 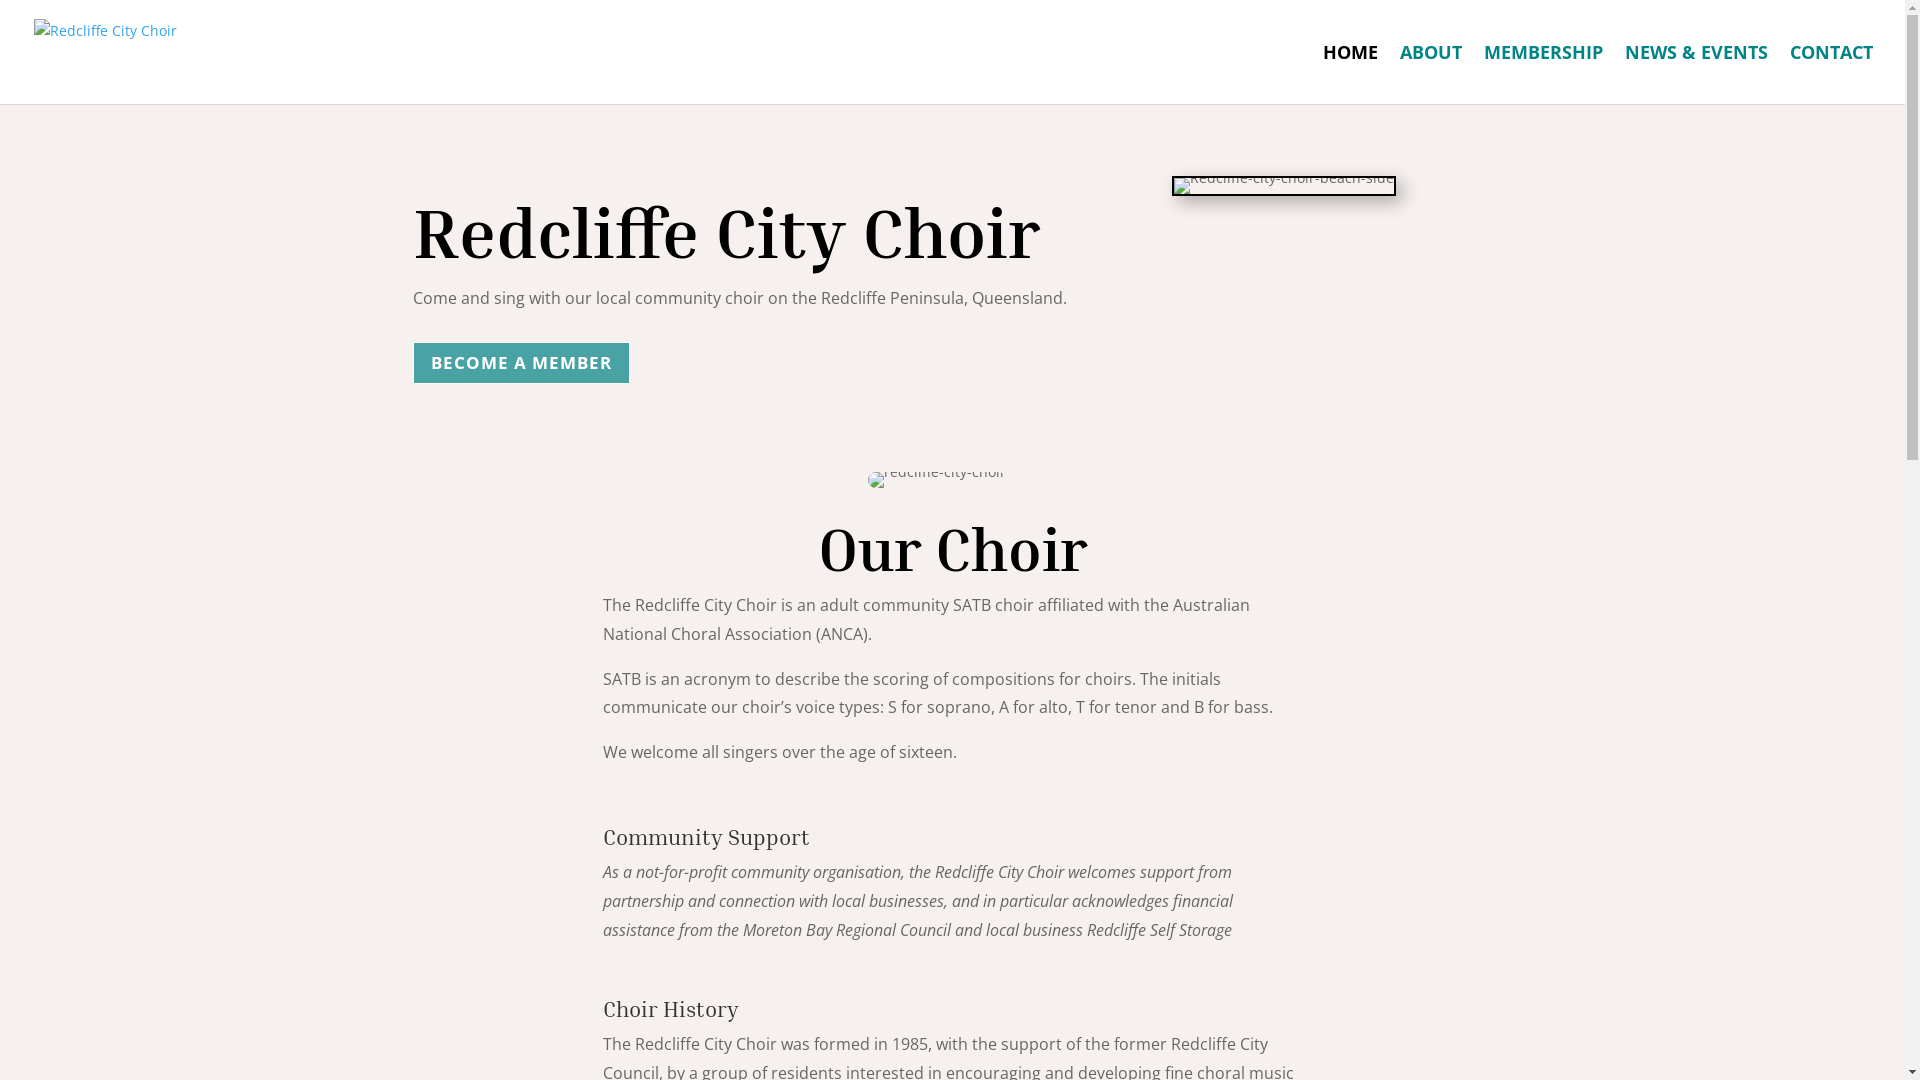 What do you see at coordinates (1429, 73) in the screenshot?
I see `'ABOUT'` at bounding box center [1429, 73].